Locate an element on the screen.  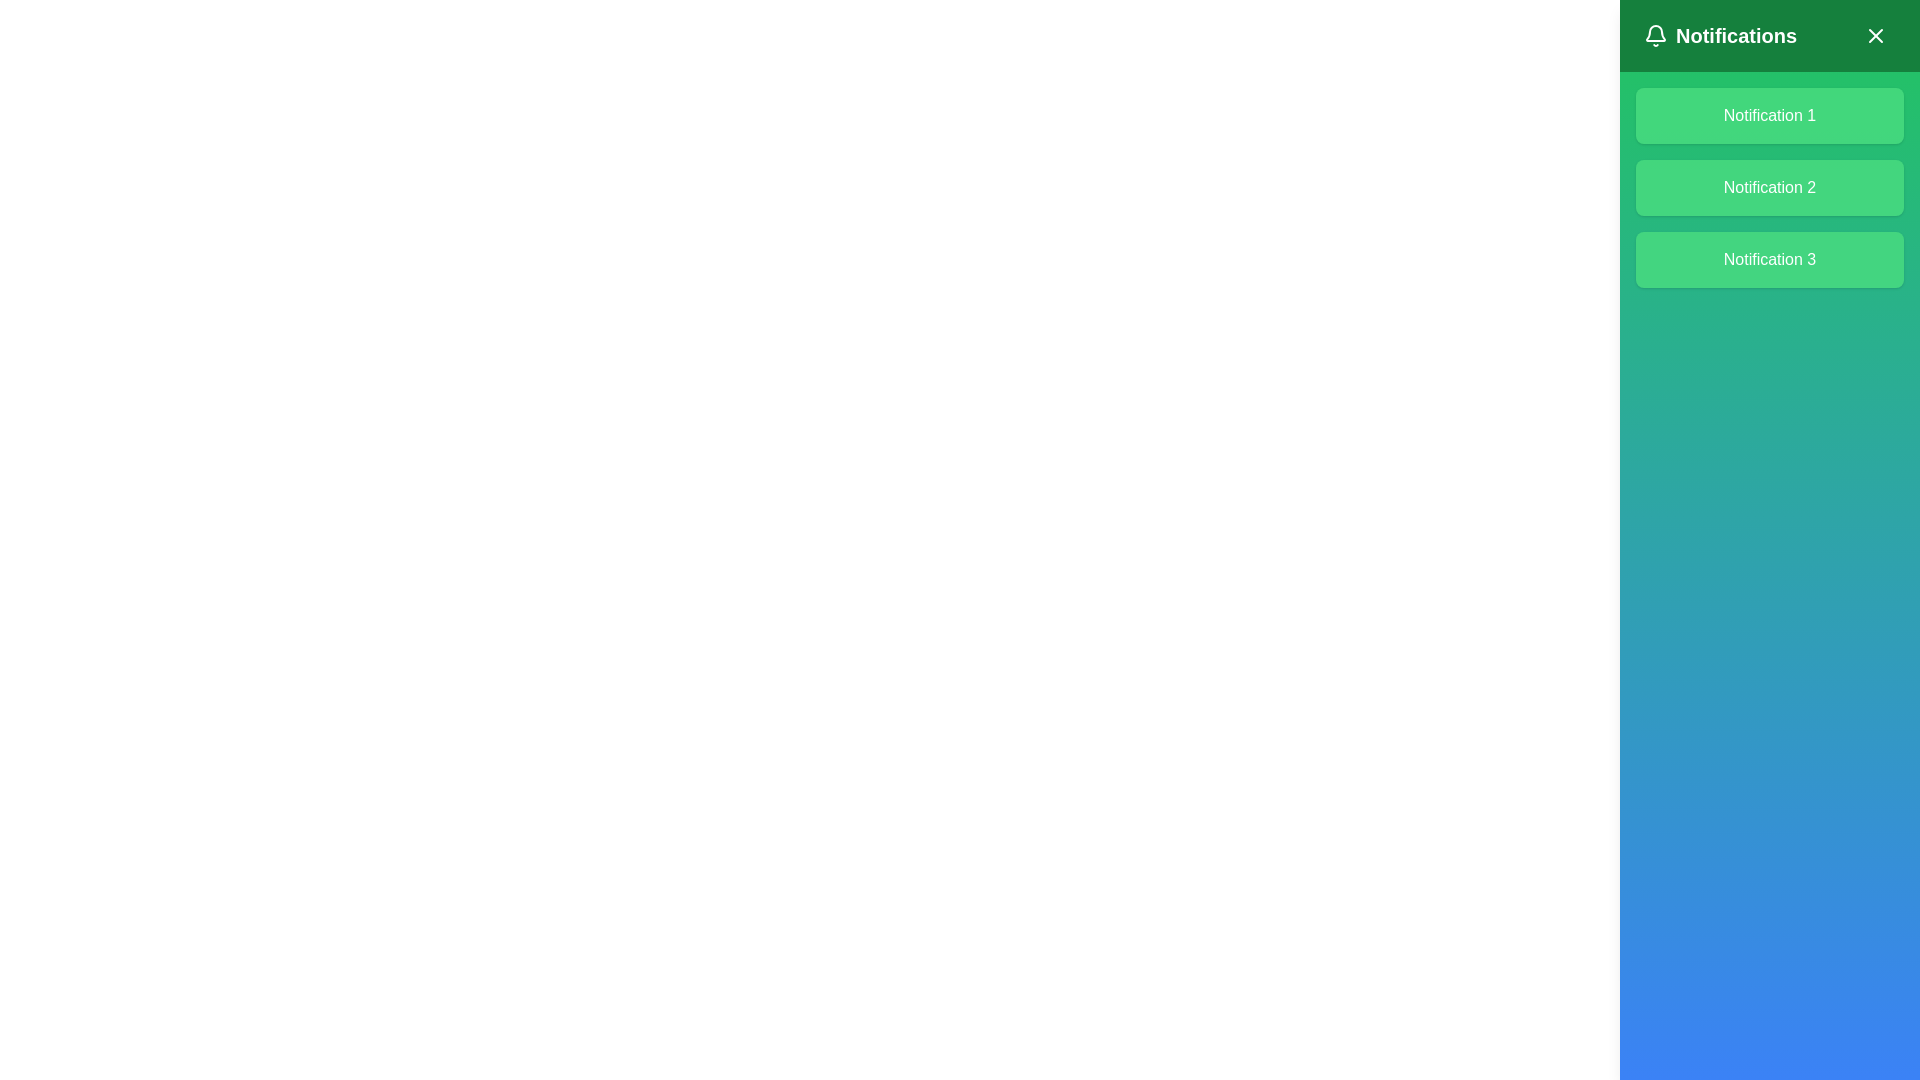
the small square button with a green background and a white 'X' icon located at the top-right corner of the notification panel is located at coordinates (1875, 35).